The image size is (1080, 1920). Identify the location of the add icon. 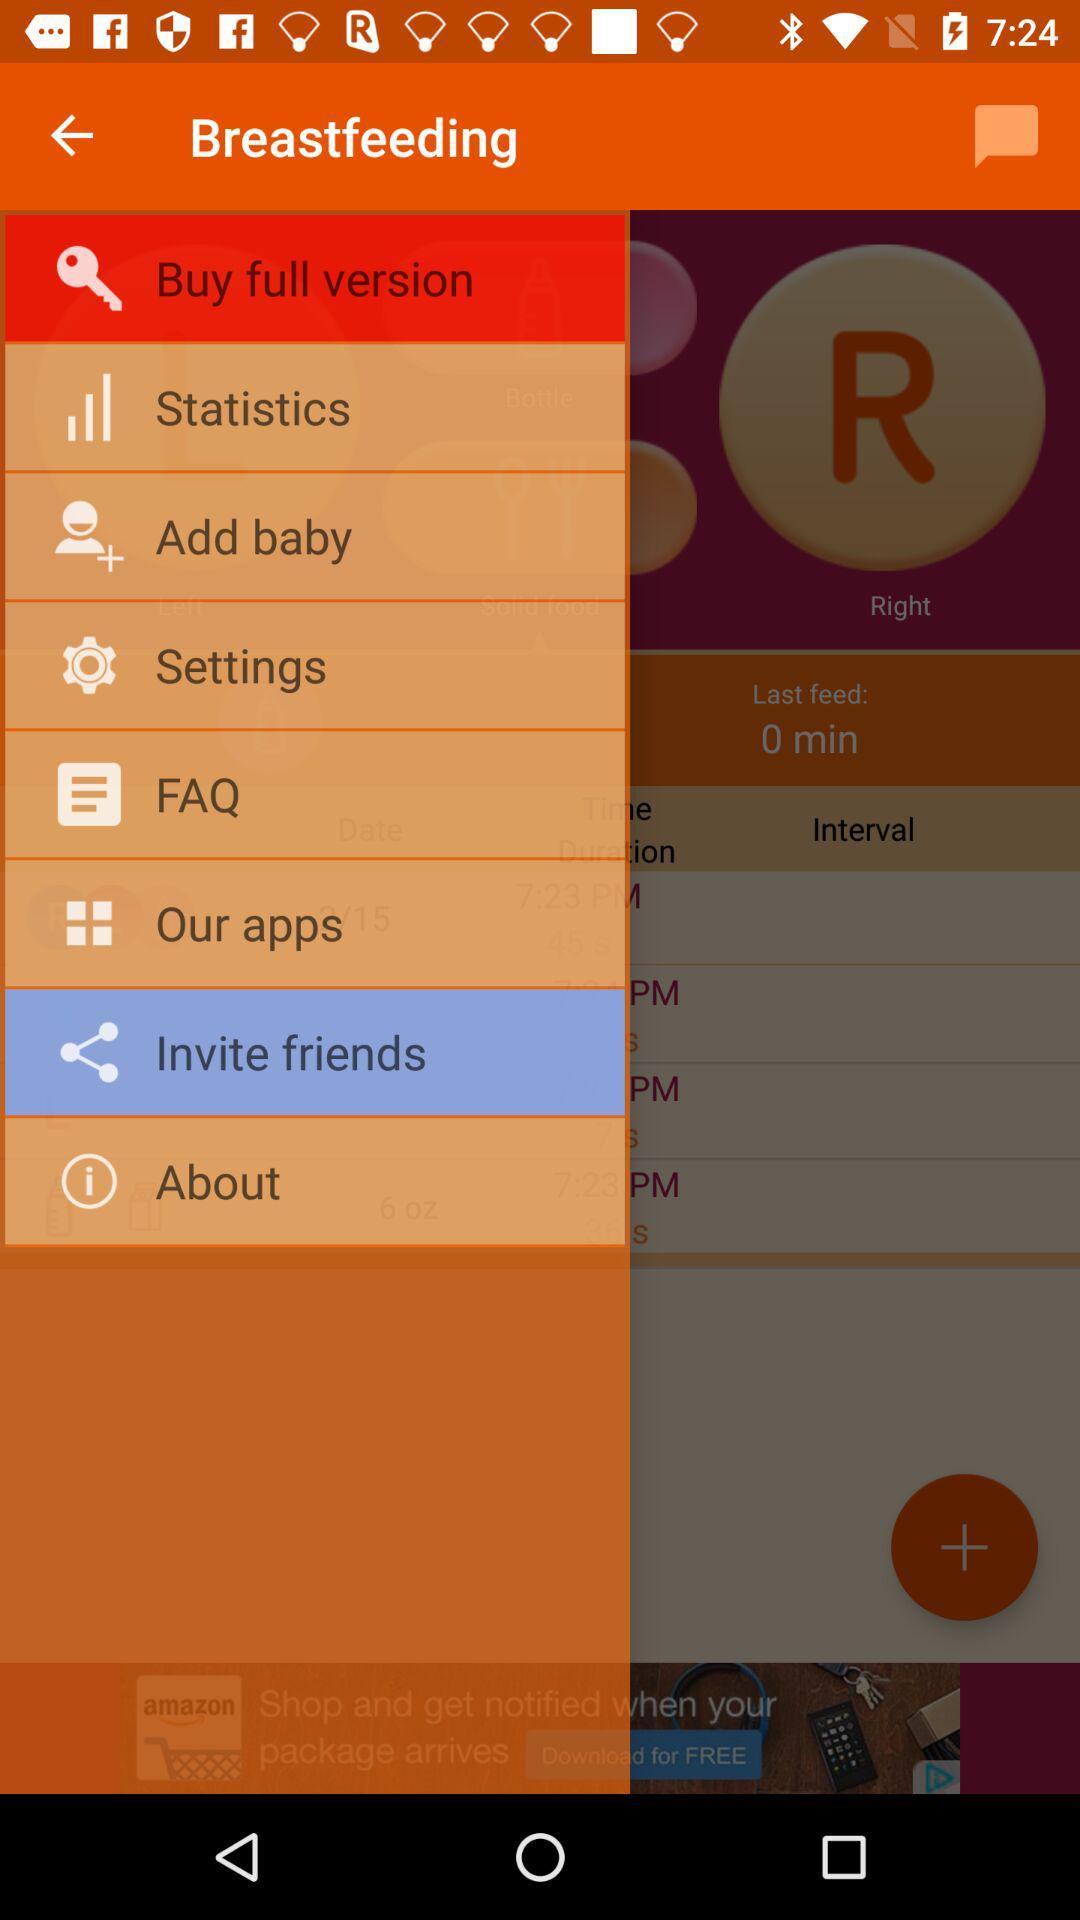
(963, 1546).